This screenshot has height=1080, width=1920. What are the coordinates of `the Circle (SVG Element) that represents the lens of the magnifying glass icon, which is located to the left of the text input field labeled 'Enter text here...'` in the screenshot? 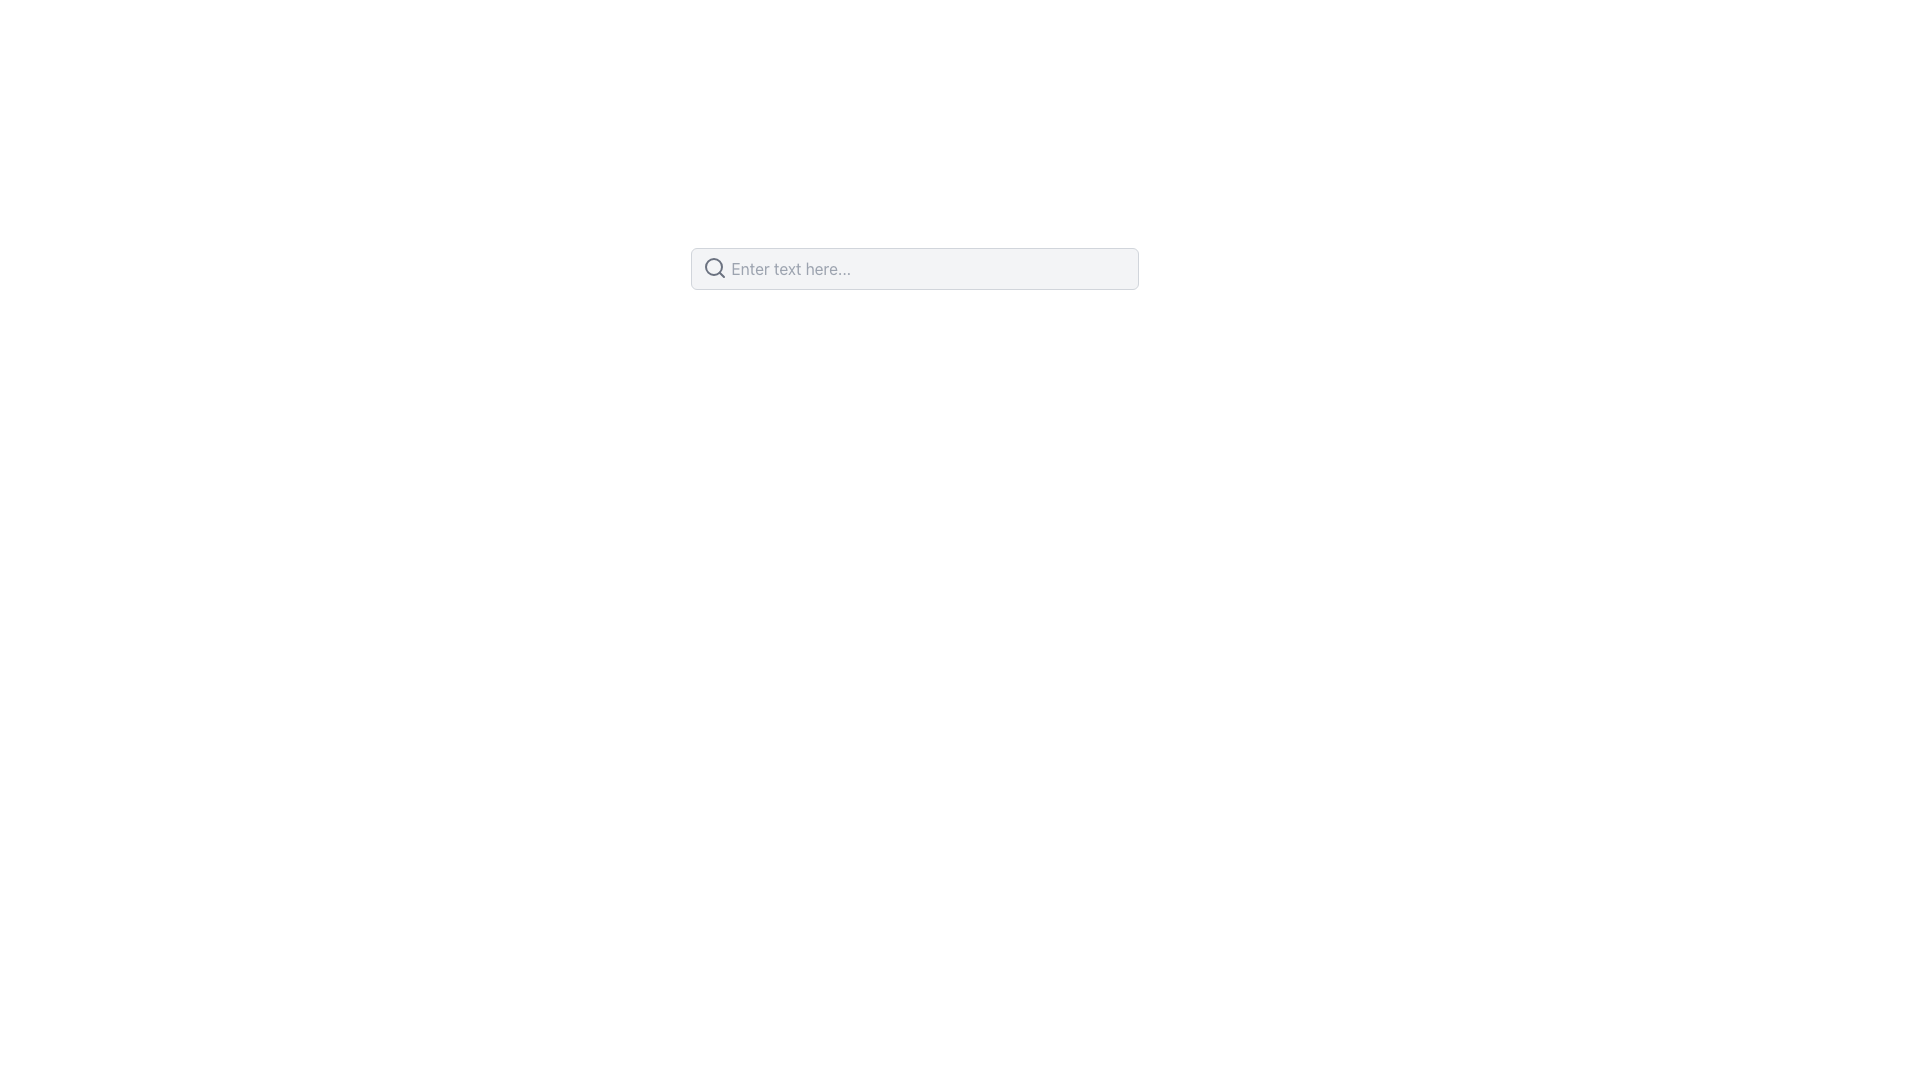 It's located at (713, 265).